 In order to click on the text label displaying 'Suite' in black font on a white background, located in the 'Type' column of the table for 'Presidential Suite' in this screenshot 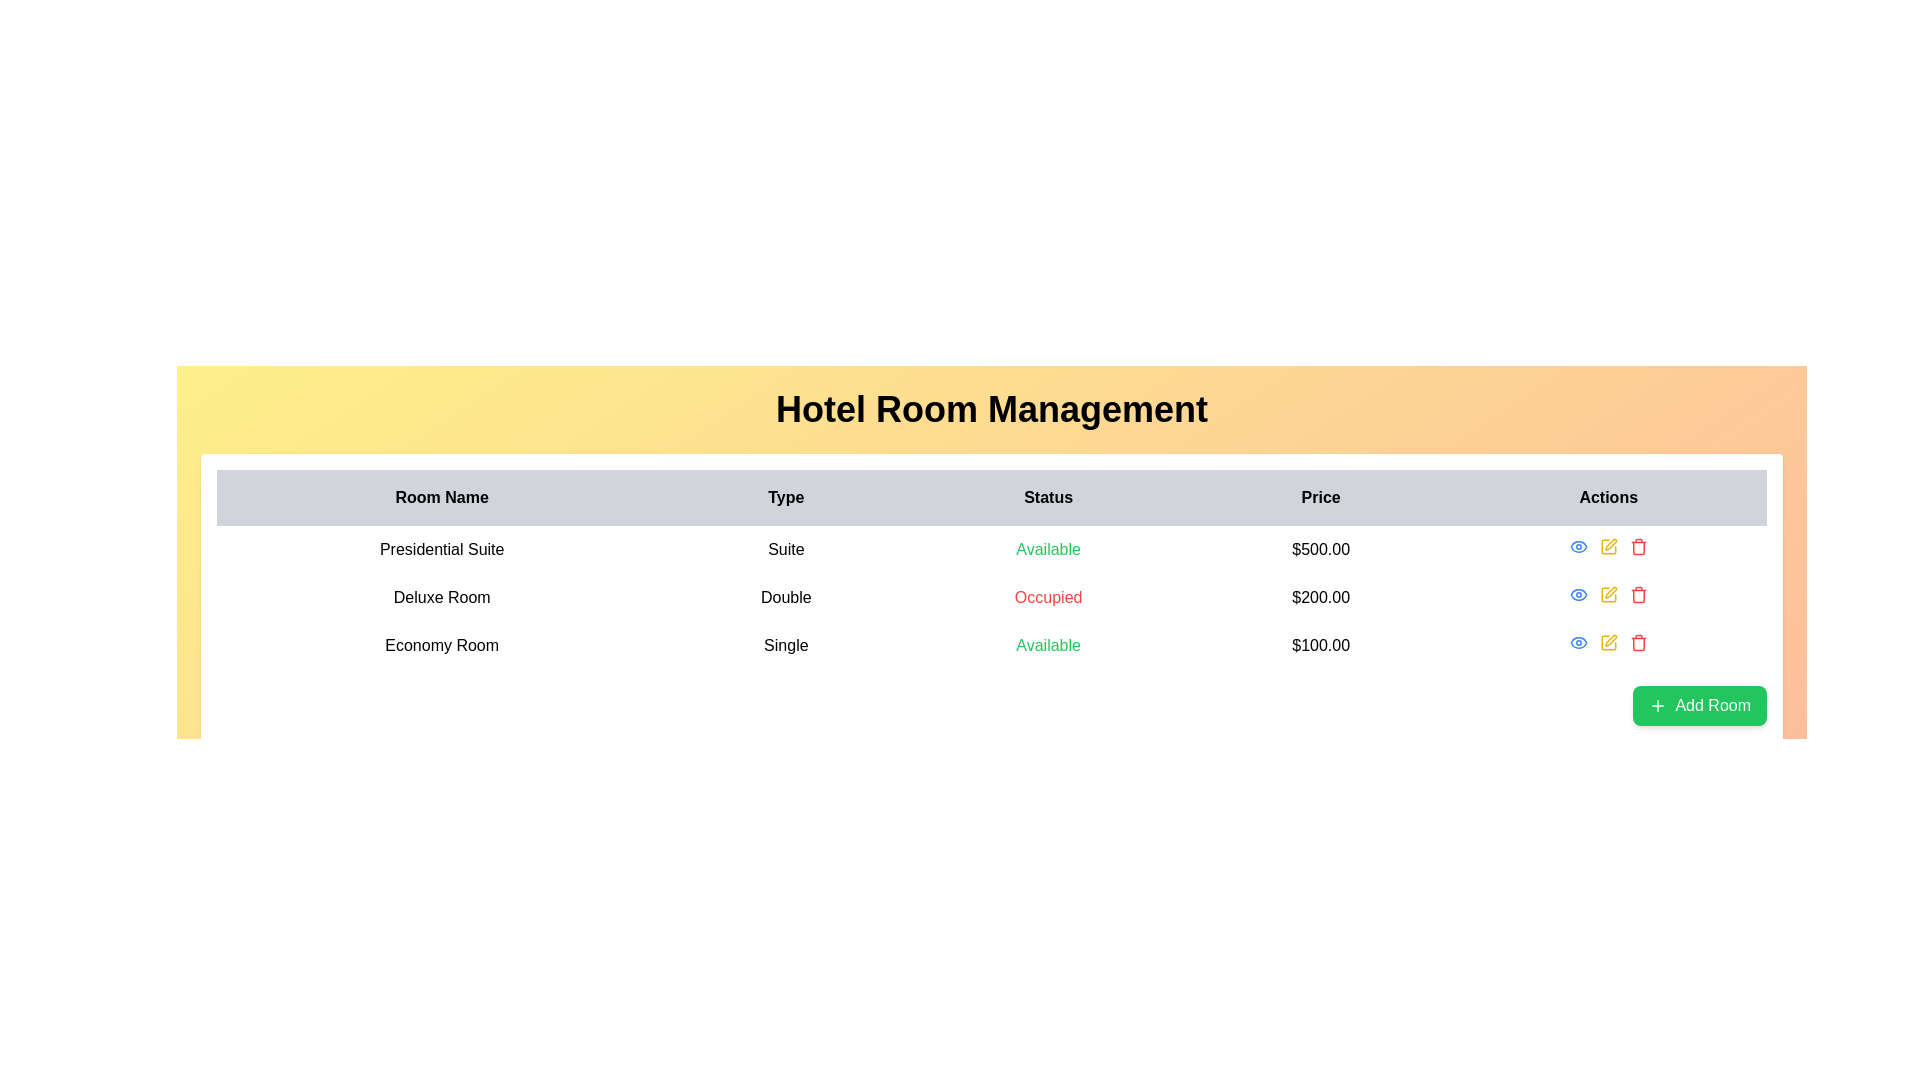, I will do `click(785, 550)`.